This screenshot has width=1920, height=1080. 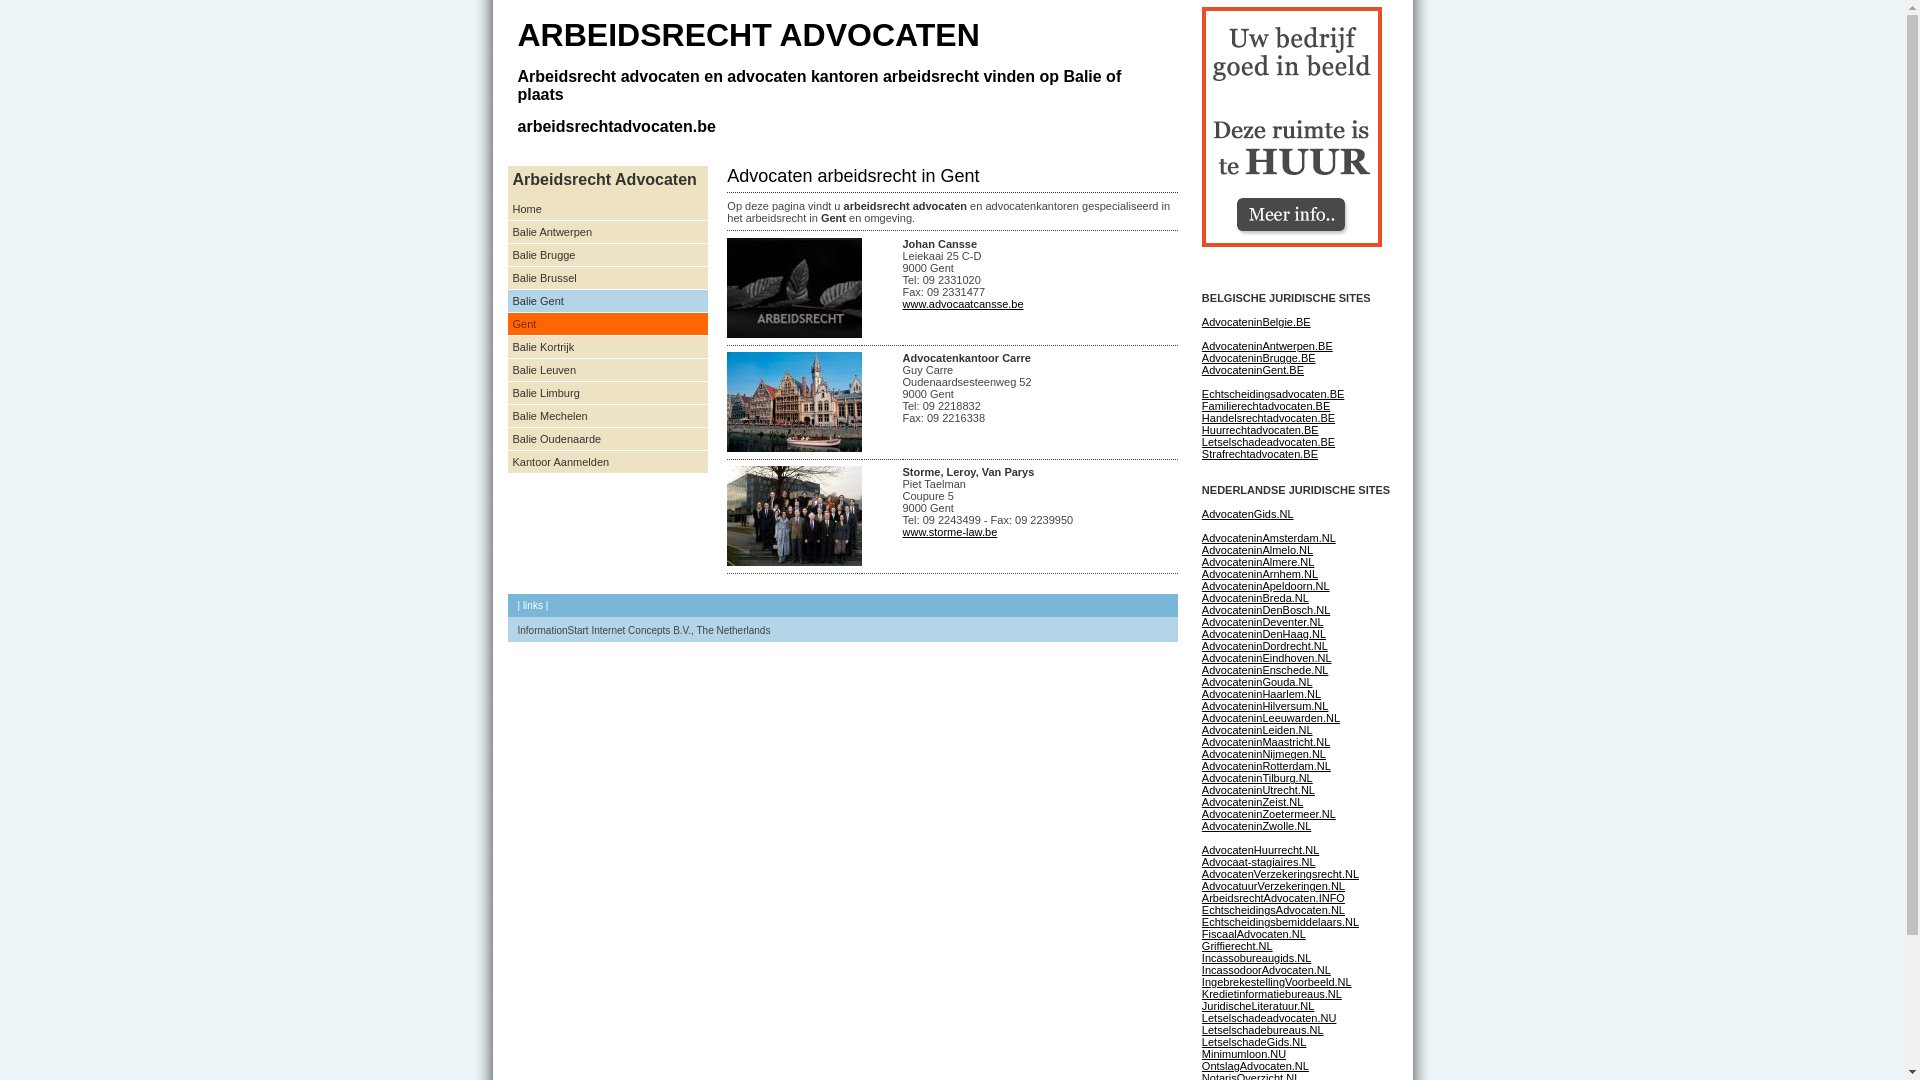 What do you see at coordinates (1254, 596) in the screenshot?
I see `'AdvocateninBreda.NL'` at bounding box center [1254, 596].